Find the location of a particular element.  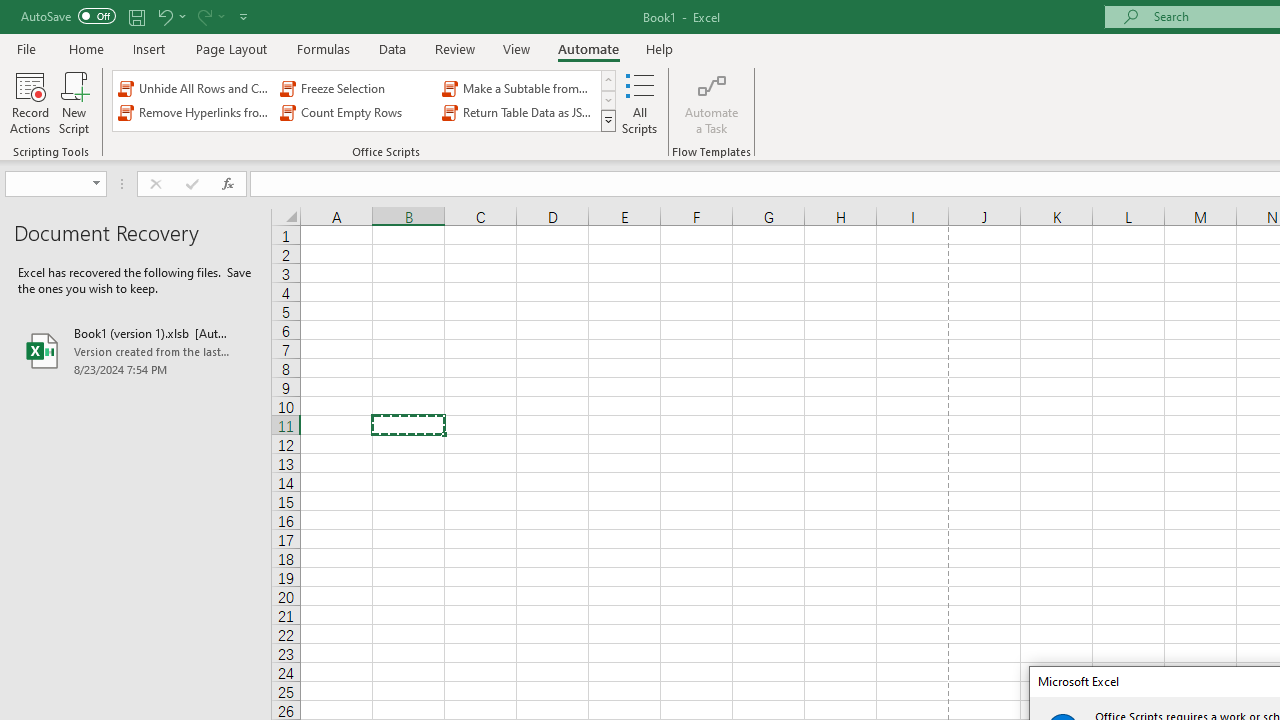

'Automate a Task' is located at coordinates (712, 103).